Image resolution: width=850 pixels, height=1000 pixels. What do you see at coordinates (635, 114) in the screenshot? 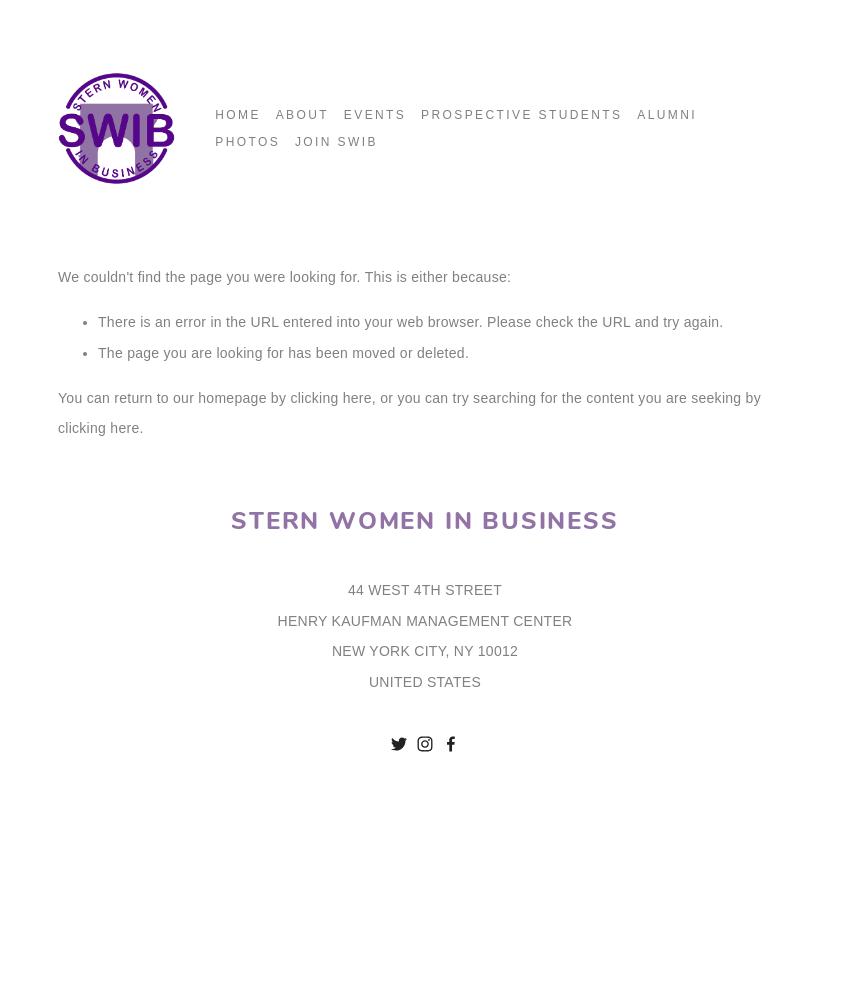
I see `'Alumni'` at bounding box center [635, 114].